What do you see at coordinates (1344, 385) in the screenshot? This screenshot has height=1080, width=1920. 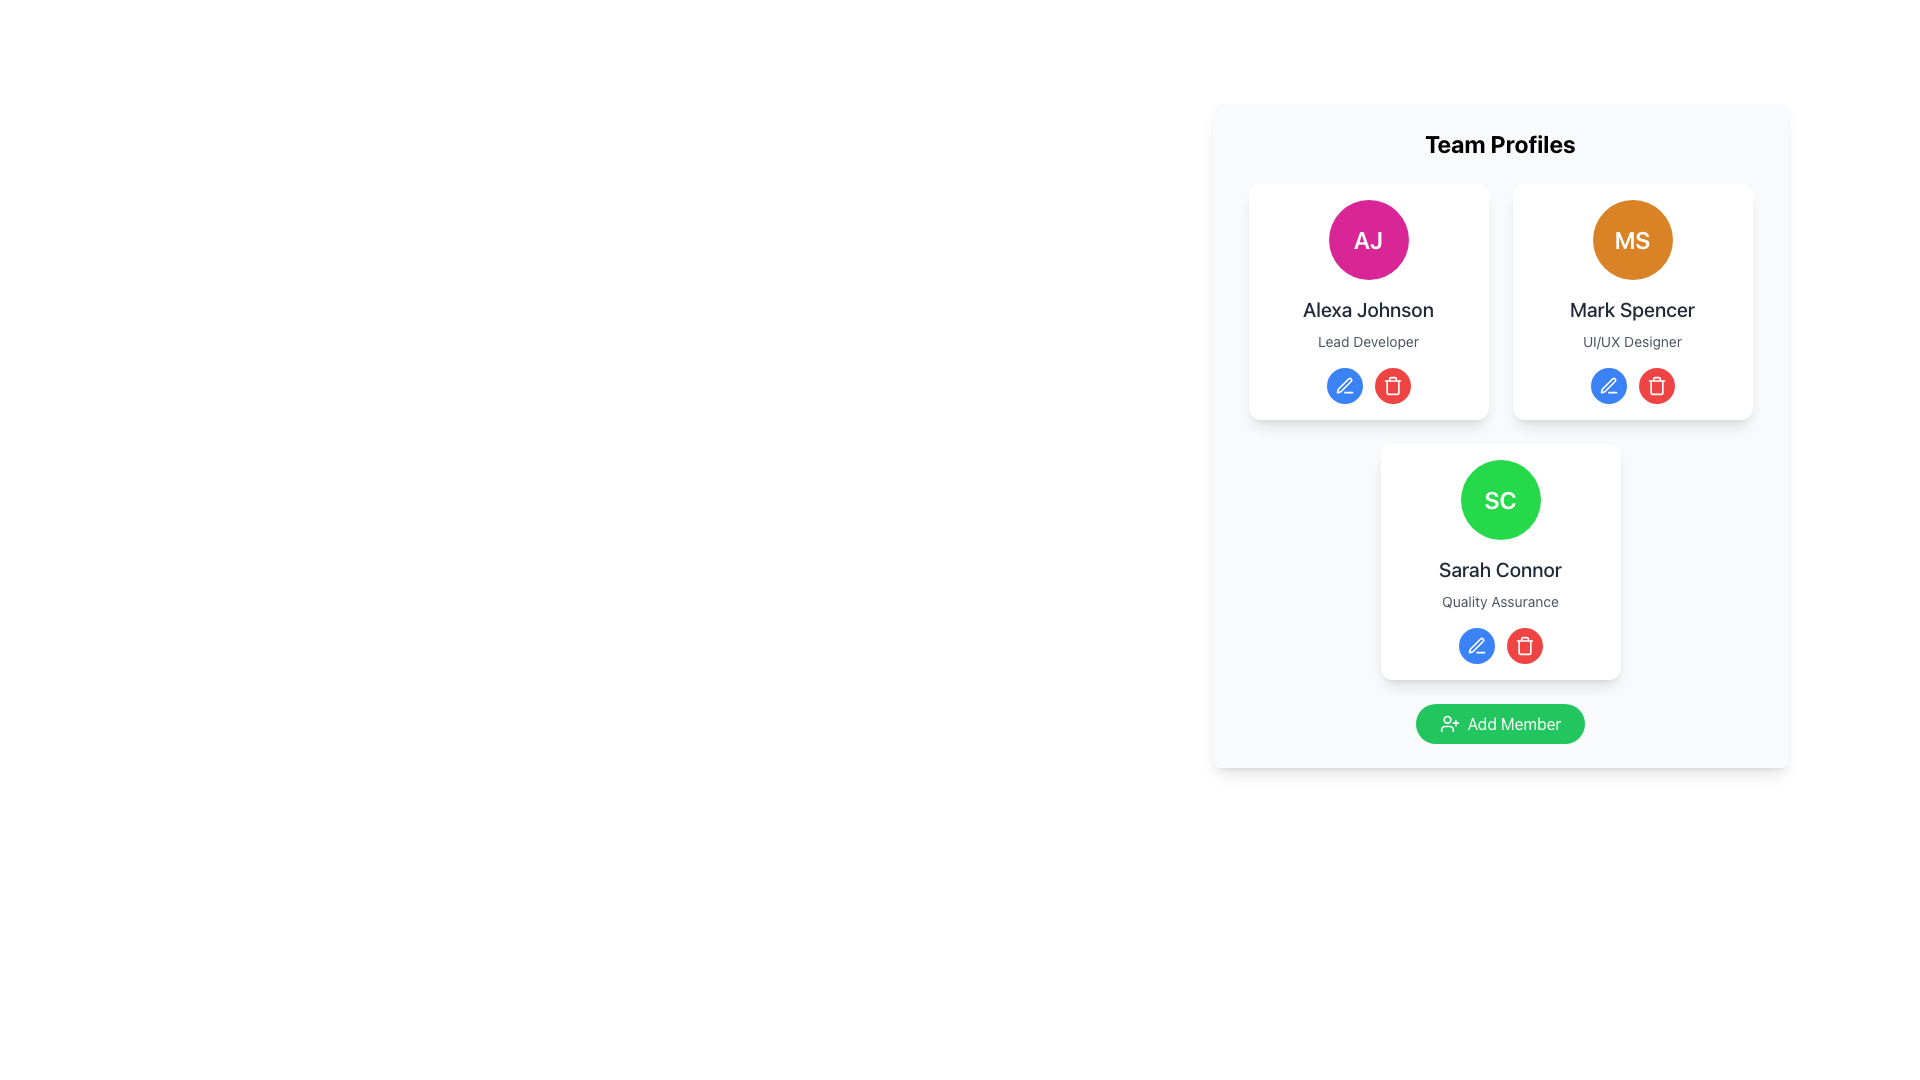 I see `the edit button embedded in the blue circular button located at the bottom-left of the card for 'Alexa Johnson, Lead Developer' to initiate editing` at bounding box center [1344, 385].